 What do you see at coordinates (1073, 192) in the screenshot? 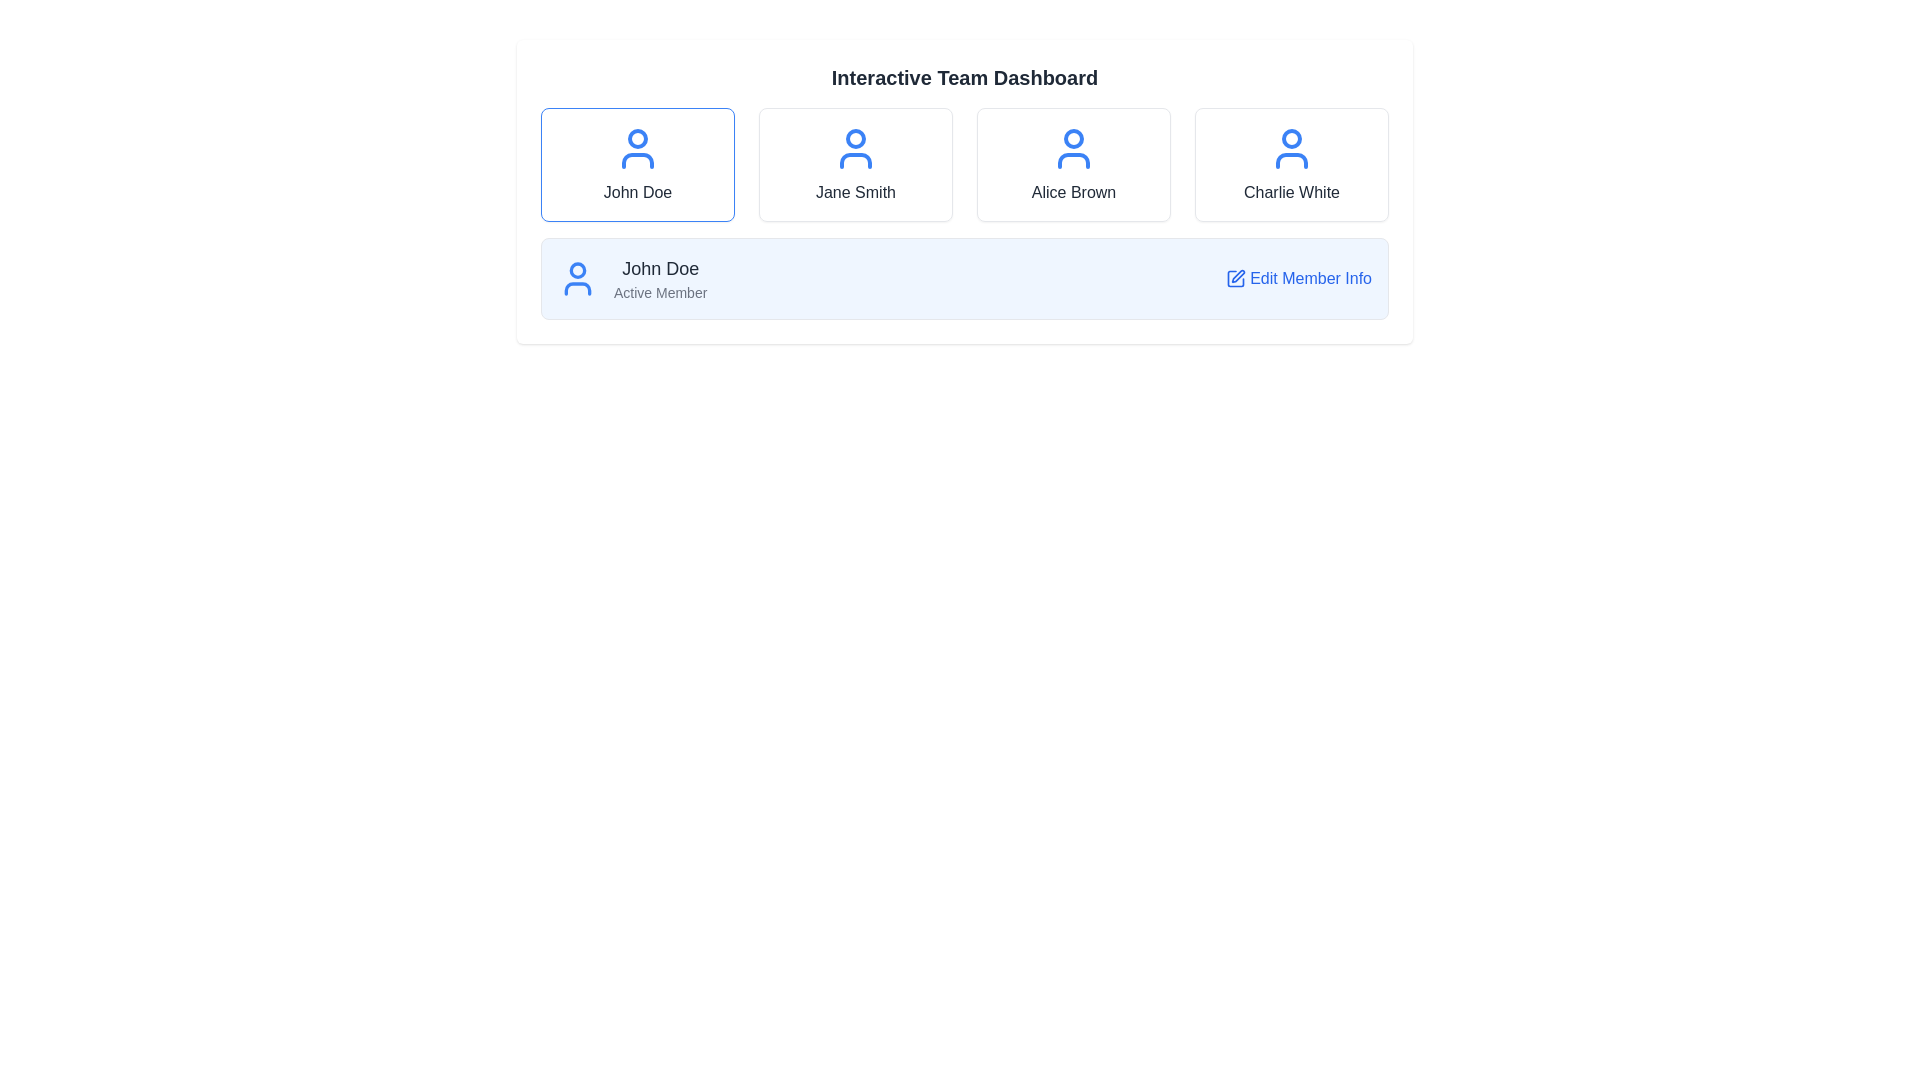
I see `text content of the label displaying 'Alice Brown', located beneath an icon within the card labeled 'Alice Brown' in the third box of the interactive team dashboard` at bounding box center [1073, 192].